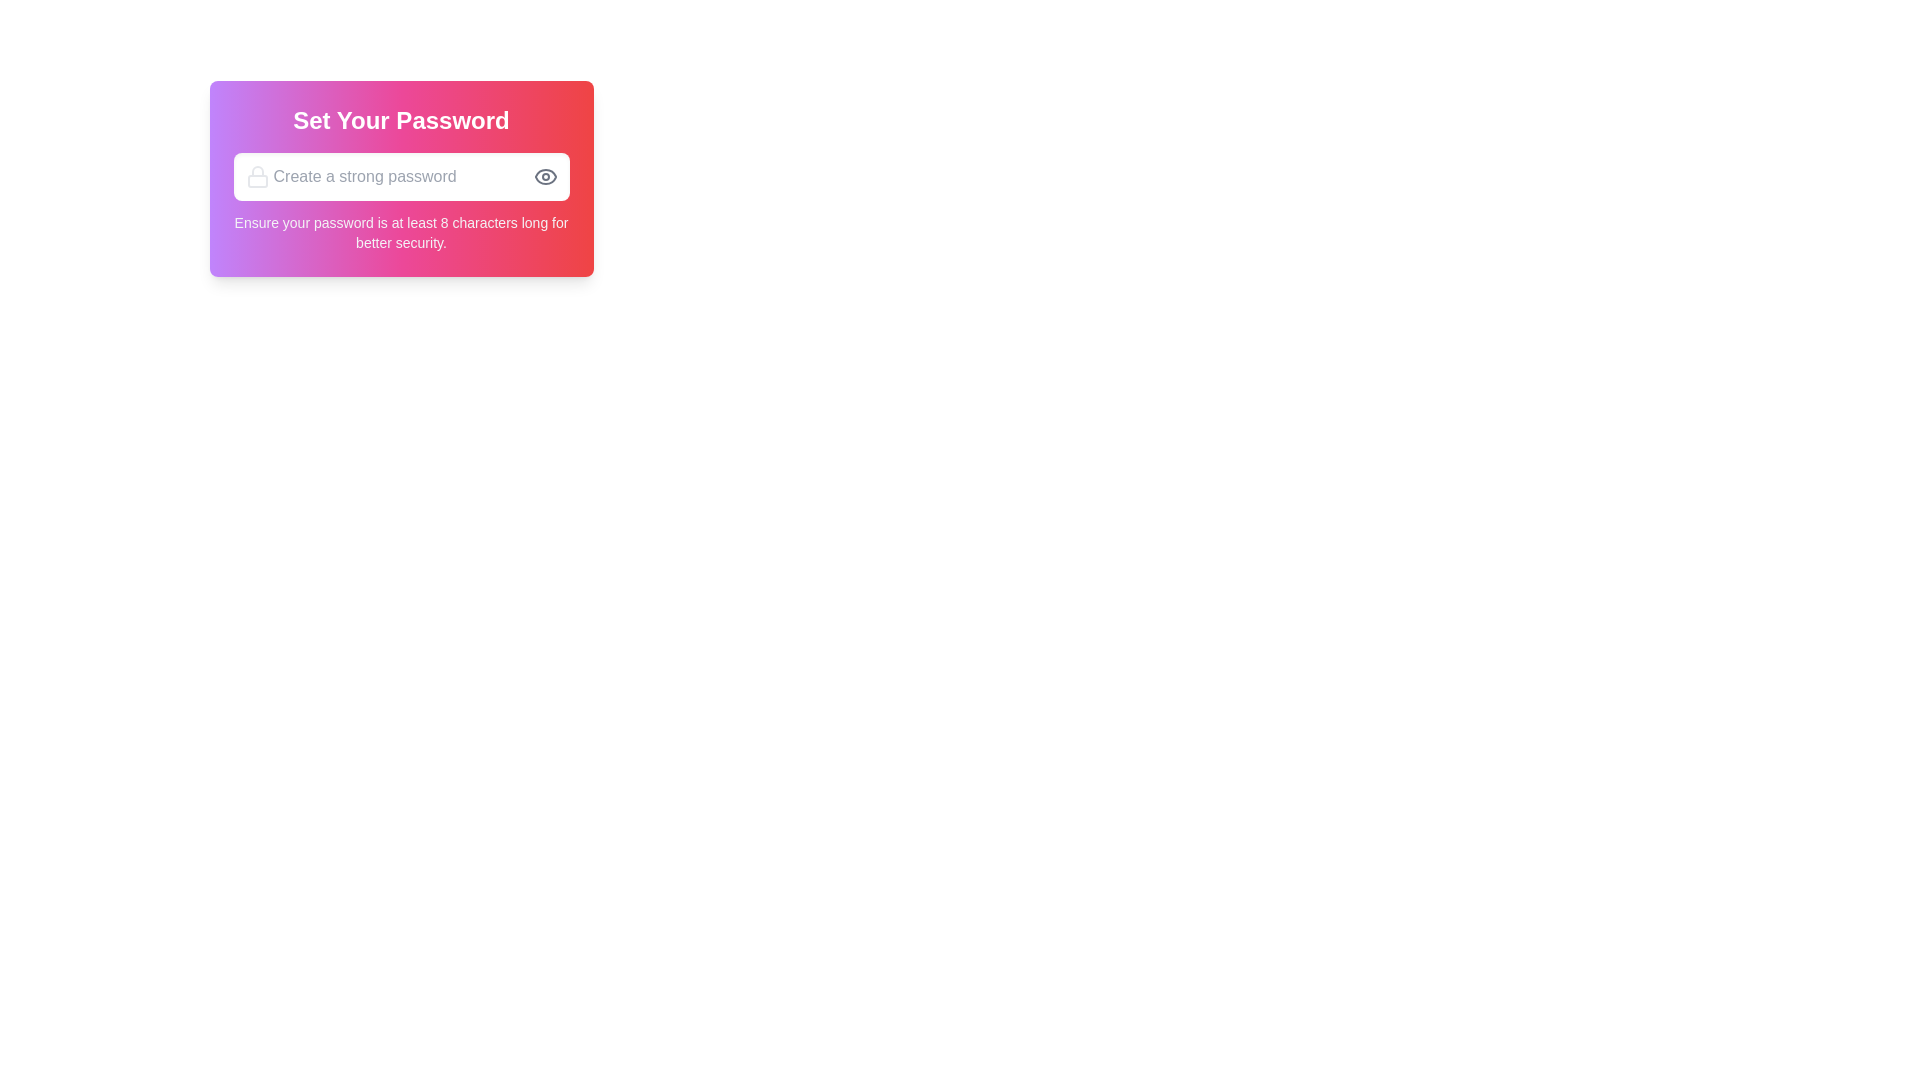 Image resolution: width=1920 pixels, height=1080 pixels. What do you see at coordinates (551, 176) in the screenshot?
I see `the eye icon button` at bounding box center [551, 176].